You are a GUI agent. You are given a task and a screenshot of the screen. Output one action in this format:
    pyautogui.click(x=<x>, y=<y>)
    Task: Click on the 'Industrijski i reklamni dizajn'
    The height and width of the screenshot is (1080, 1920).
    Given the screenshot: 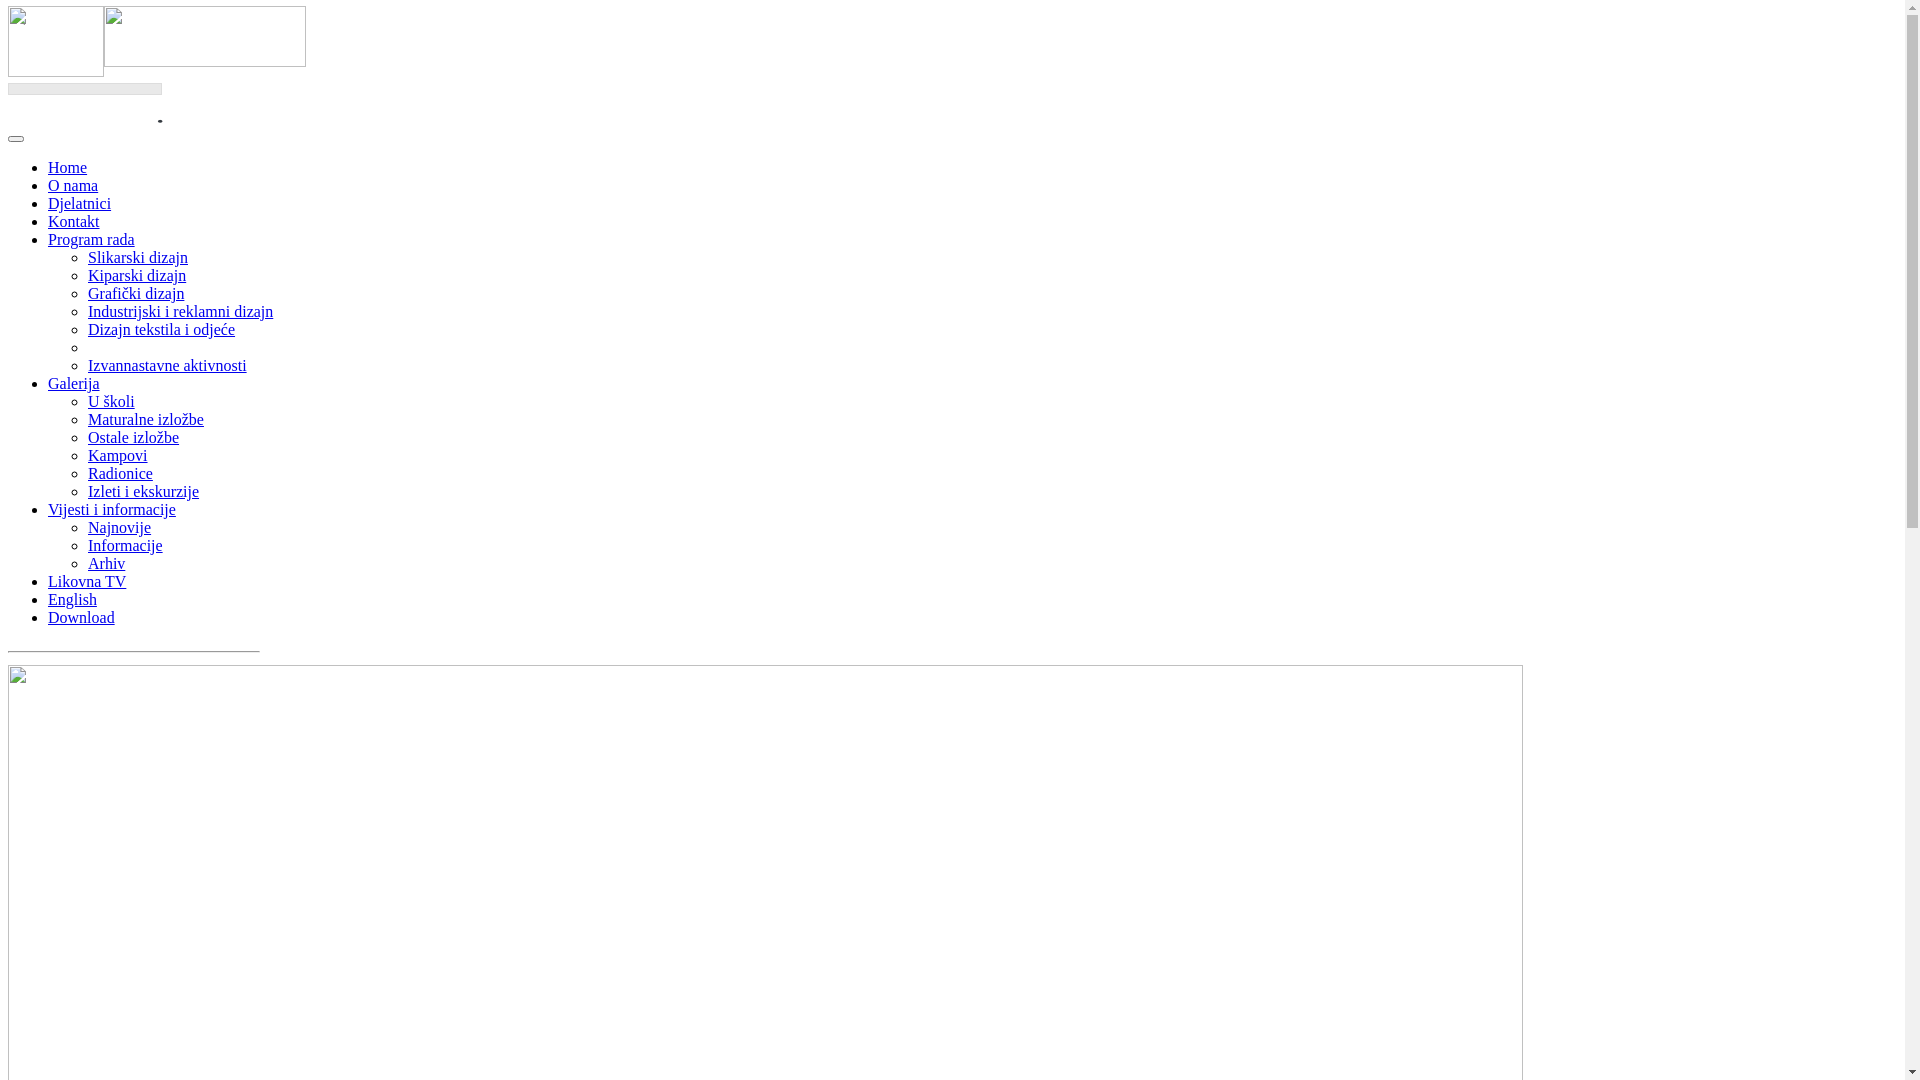 What is the action you would take?
    pyautogui.click(x=180, y=311)
    